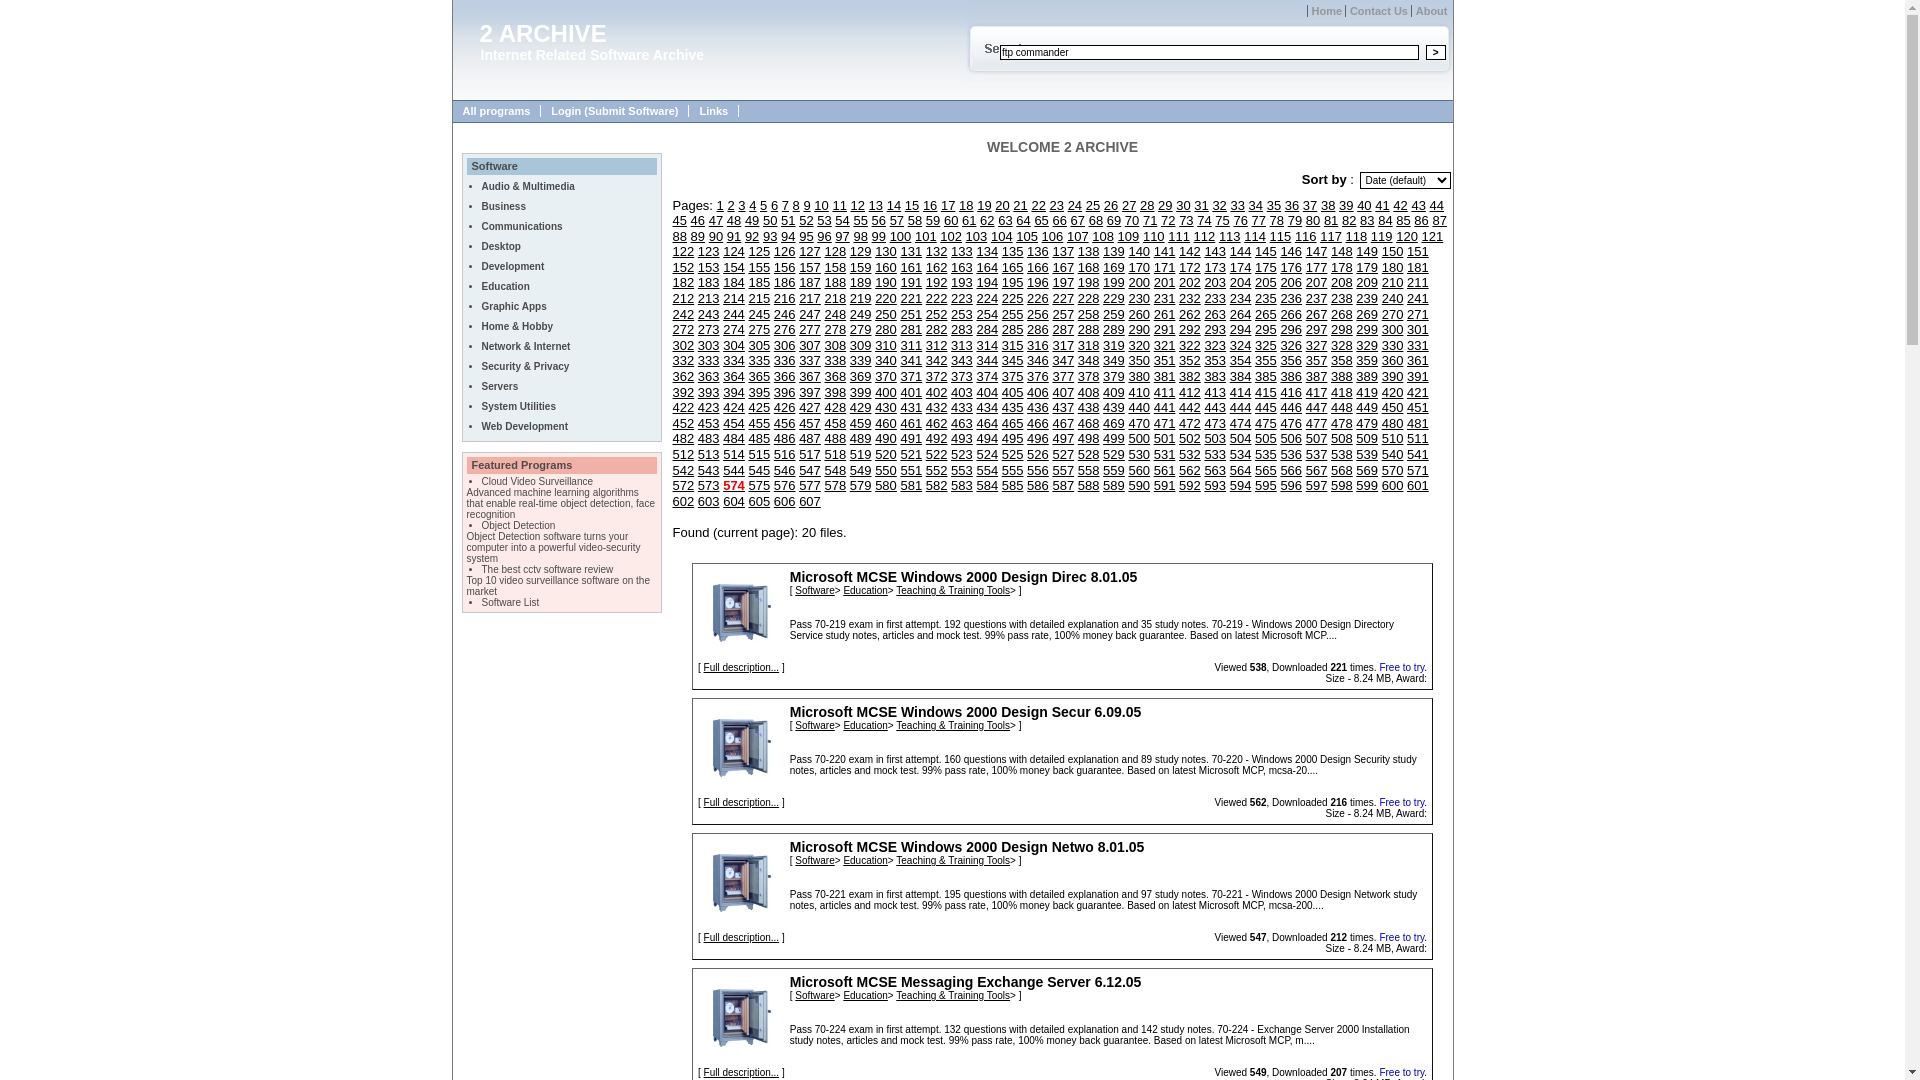  I want to click on '86', so click(1419, 220).